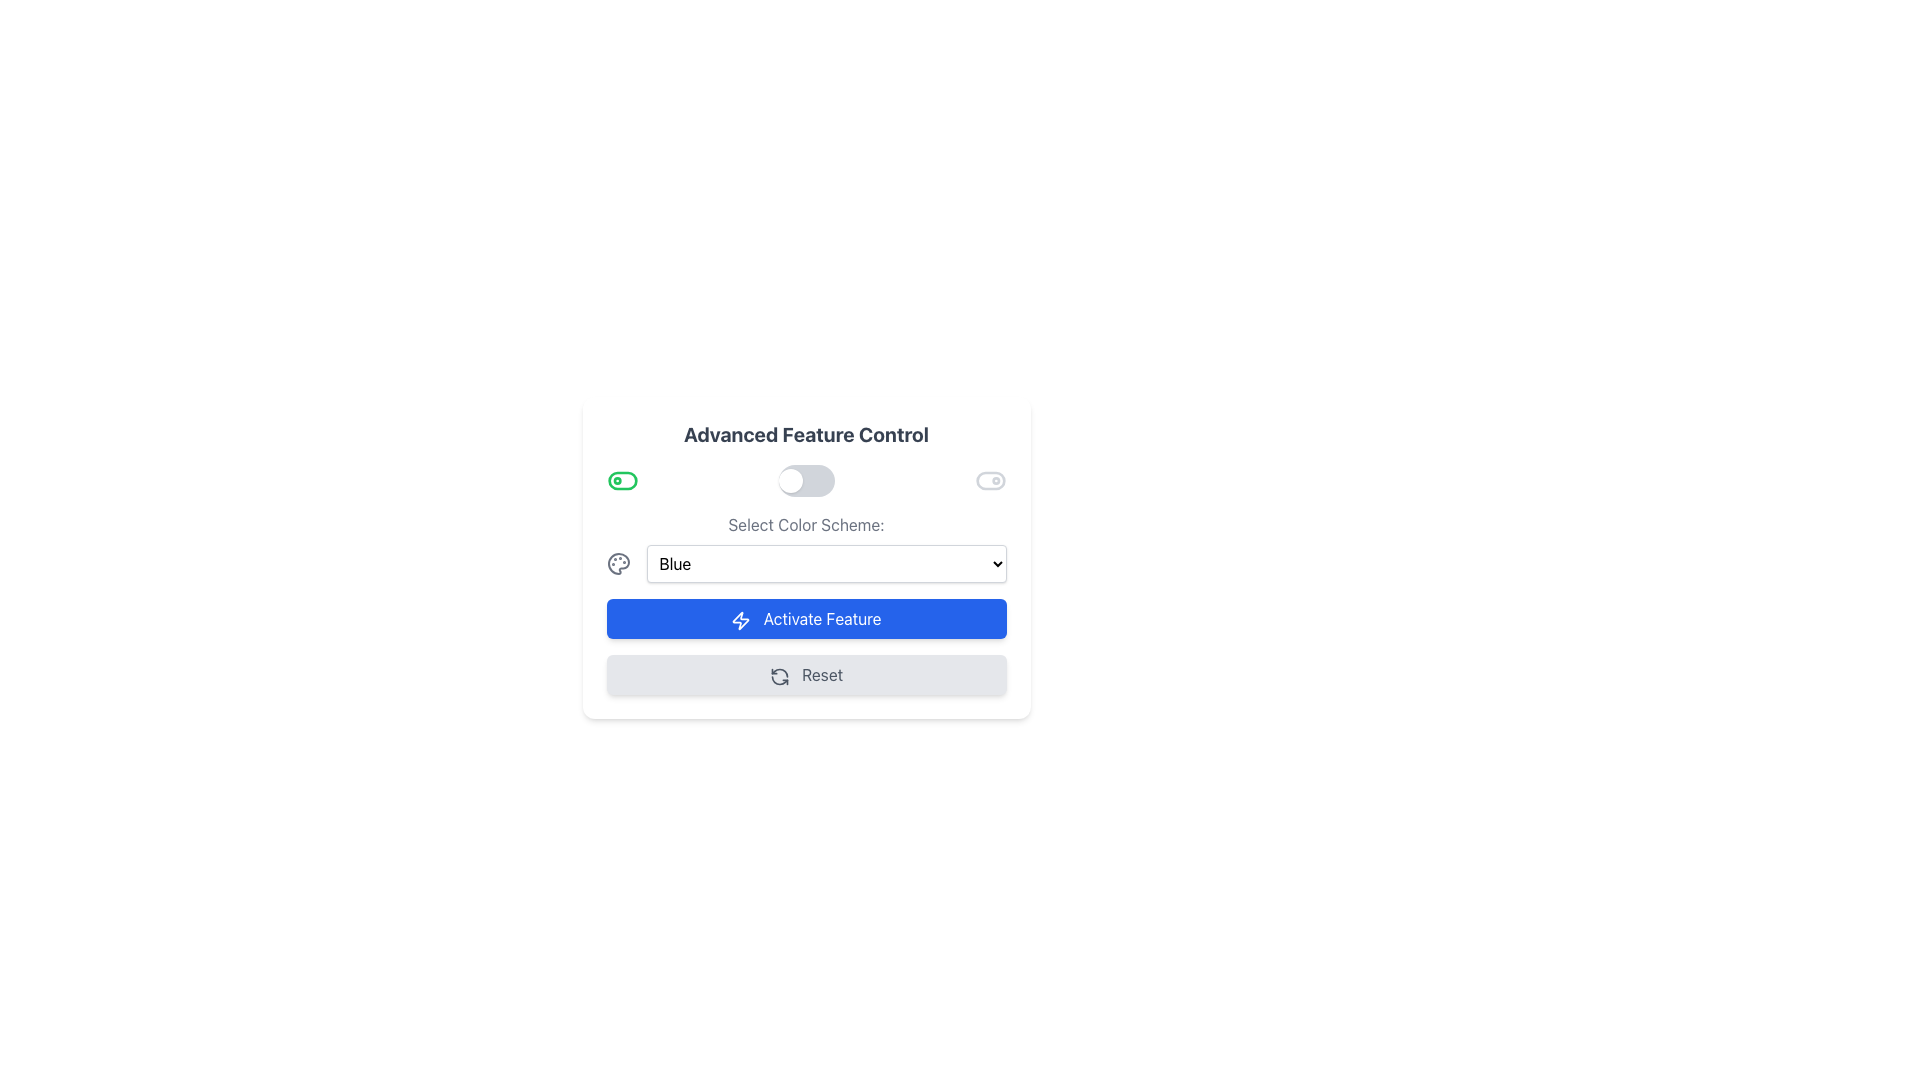 The height and width of the screenshot is (1080, 1920). I want to click on the toggle switch located in the 'Advanced Feature Control' section to switch its state between on and off, so click(806, 481).